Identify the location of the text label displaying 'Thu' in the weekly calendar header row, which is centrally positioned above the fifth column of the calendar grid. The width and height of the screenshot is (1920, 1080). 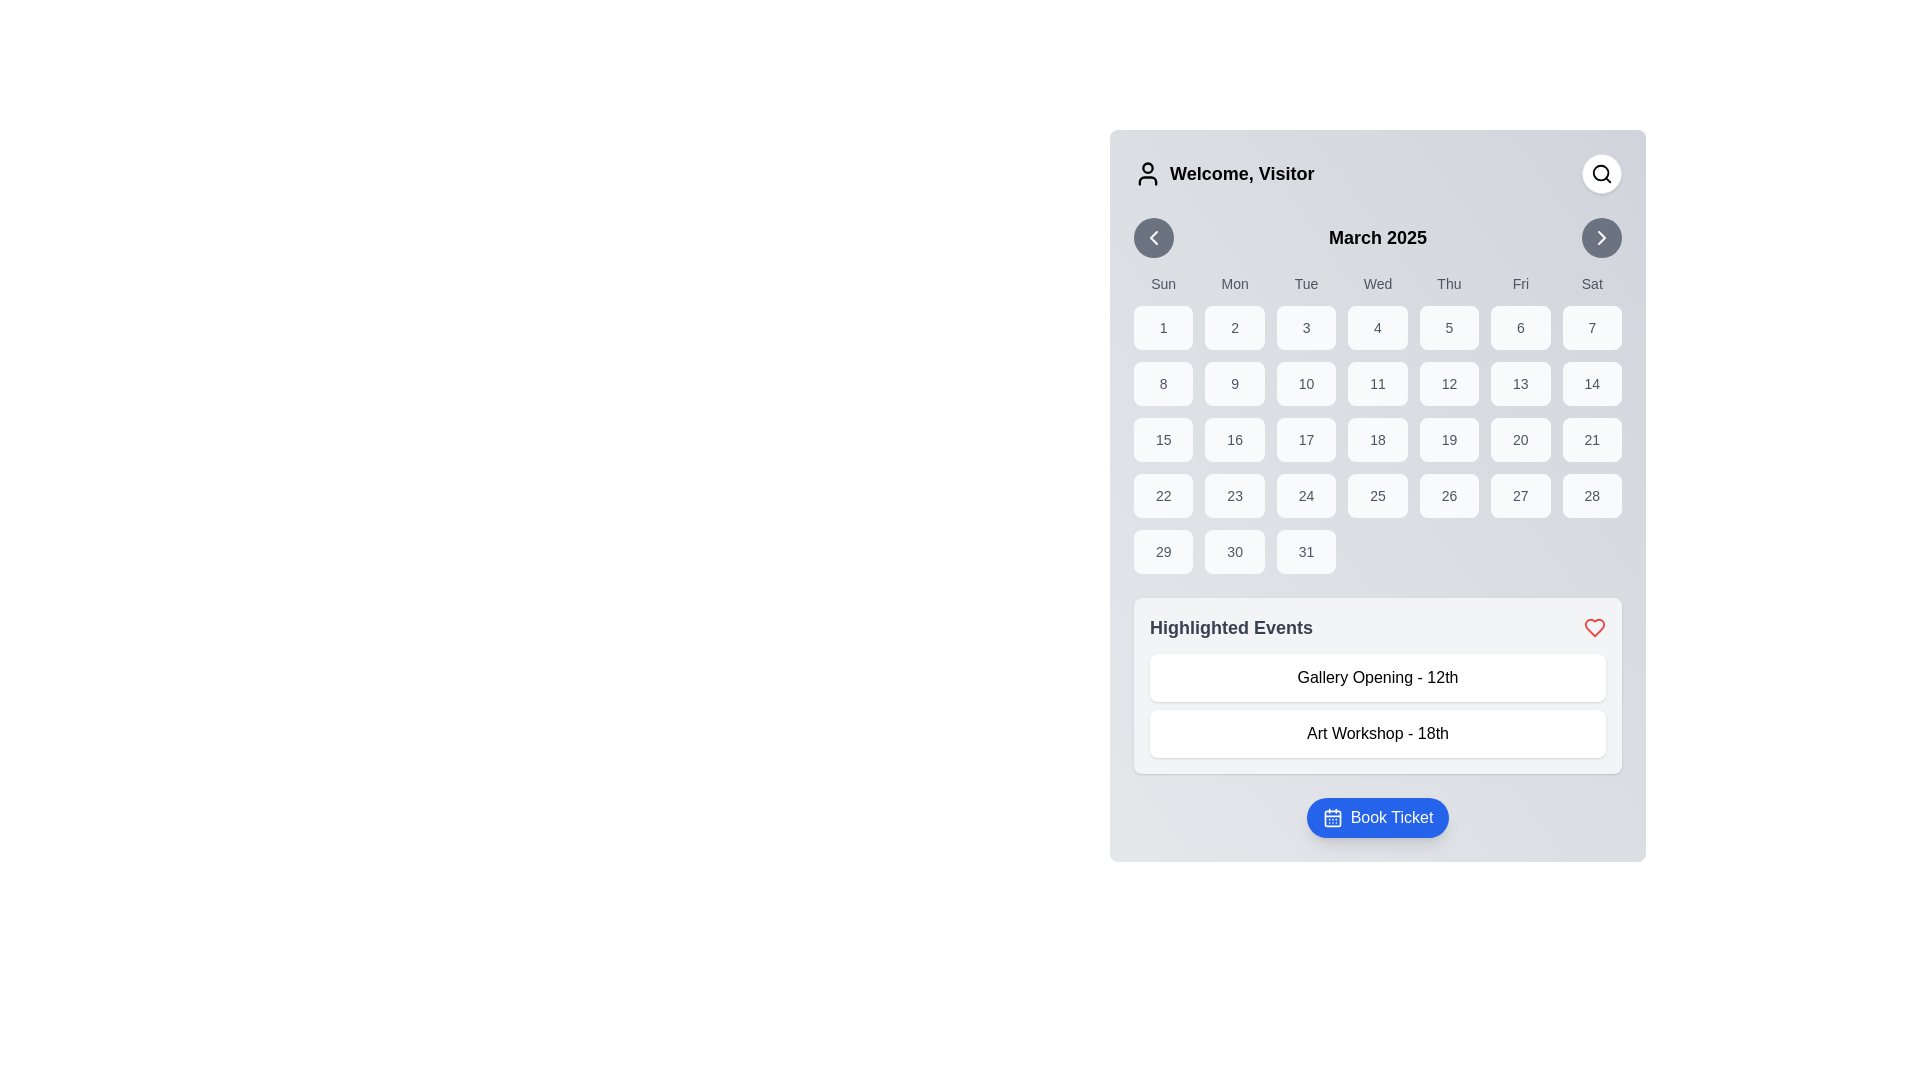
(1449, 284).